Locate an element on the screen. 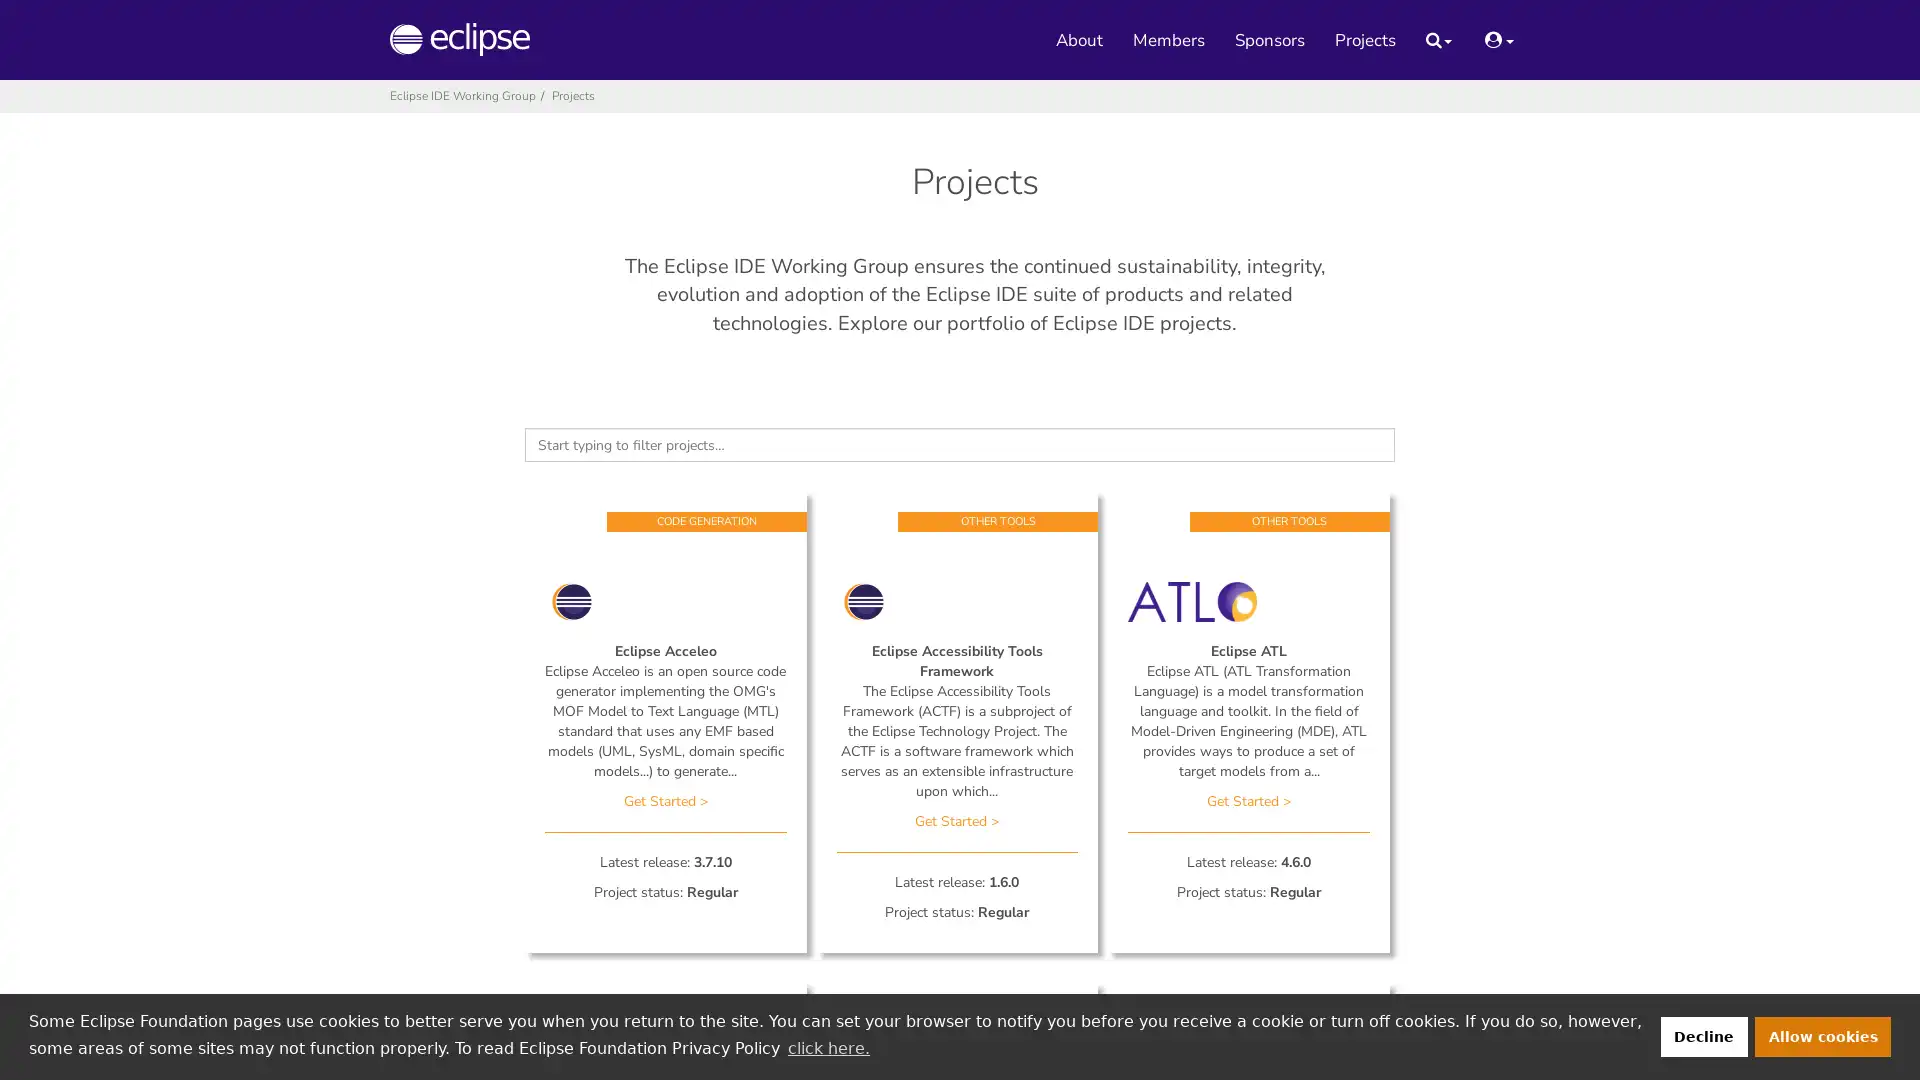 This screenshot has width=1920, height=1080. learn more about cookies is located at coordinates (828, 1047).